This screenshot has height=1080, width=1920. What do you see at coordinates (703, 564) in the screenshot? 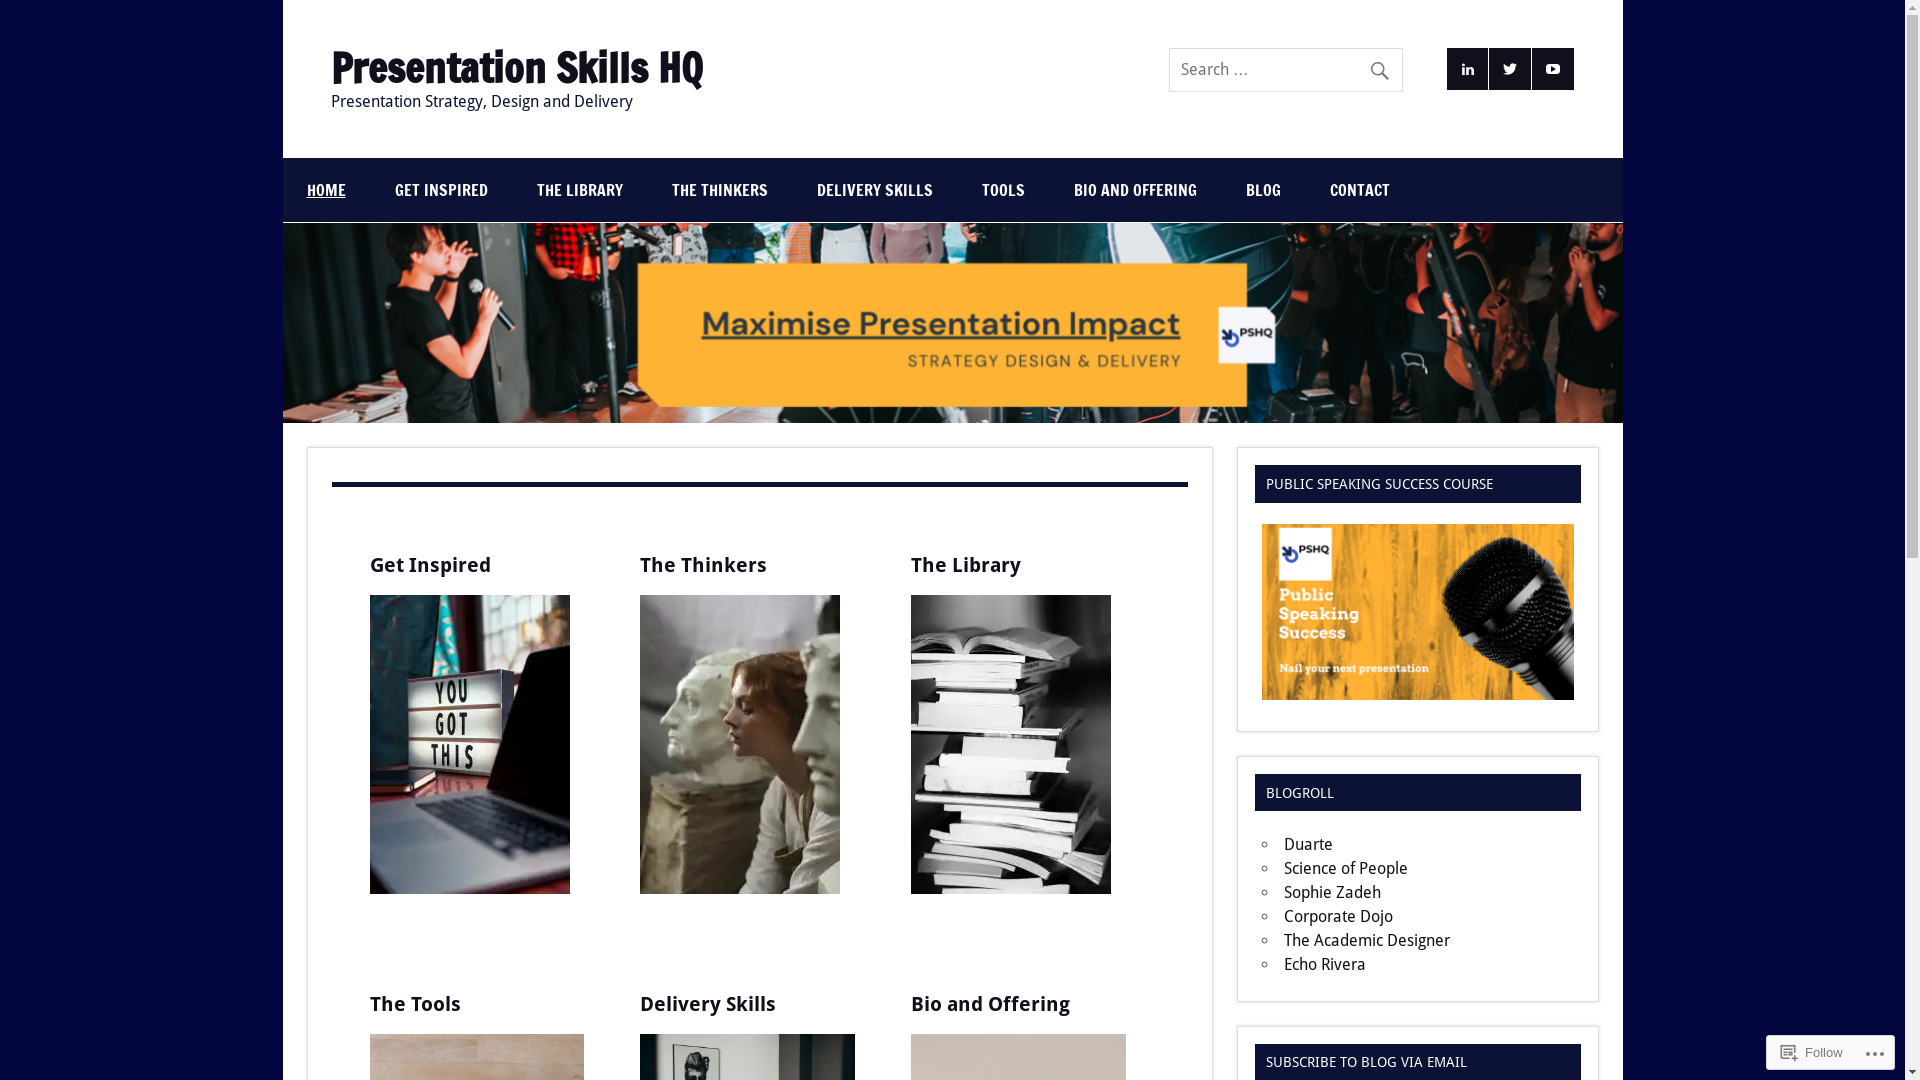
I see `'The Thinkers'` at bounding box center [703, 564].